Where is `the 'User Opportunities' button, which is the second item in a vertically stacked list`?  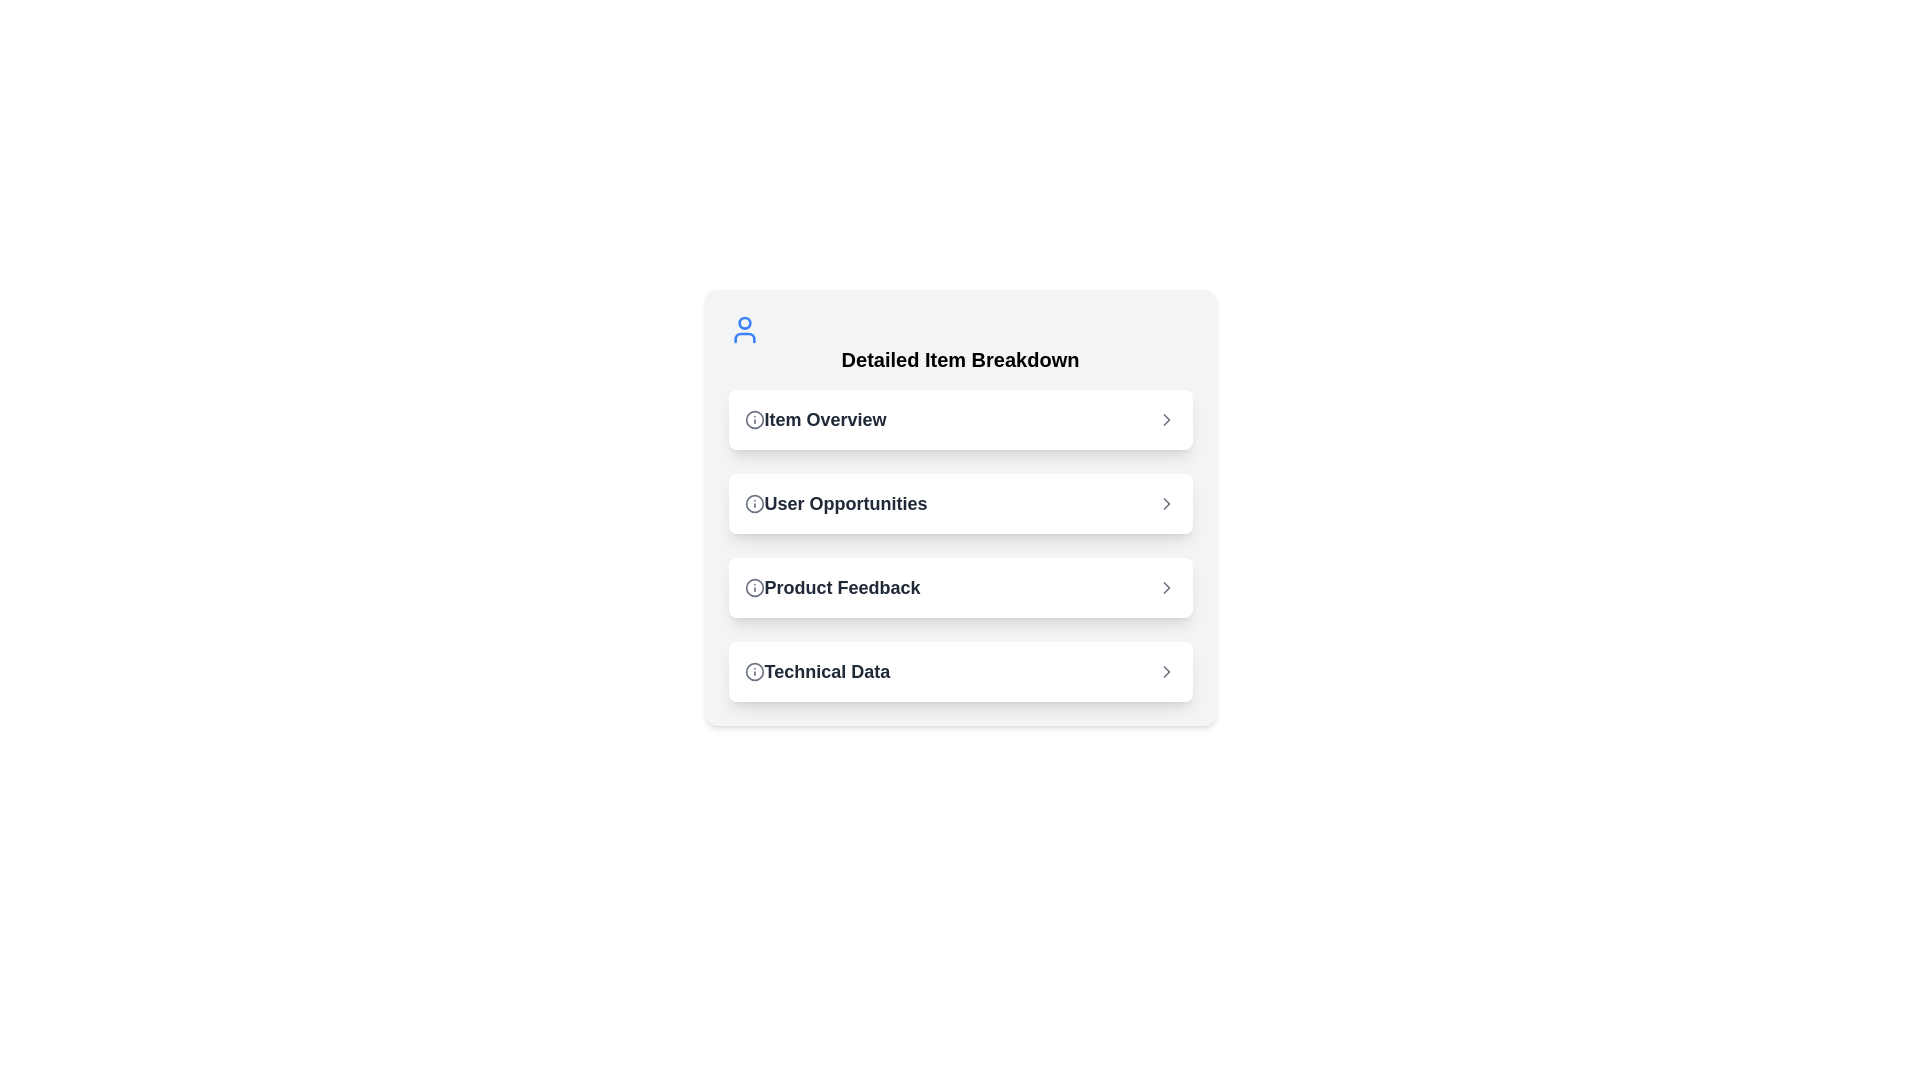
the 'User Opportunities' button, which is the second item in a vertically stacked list is located at coordinates (960, 503).